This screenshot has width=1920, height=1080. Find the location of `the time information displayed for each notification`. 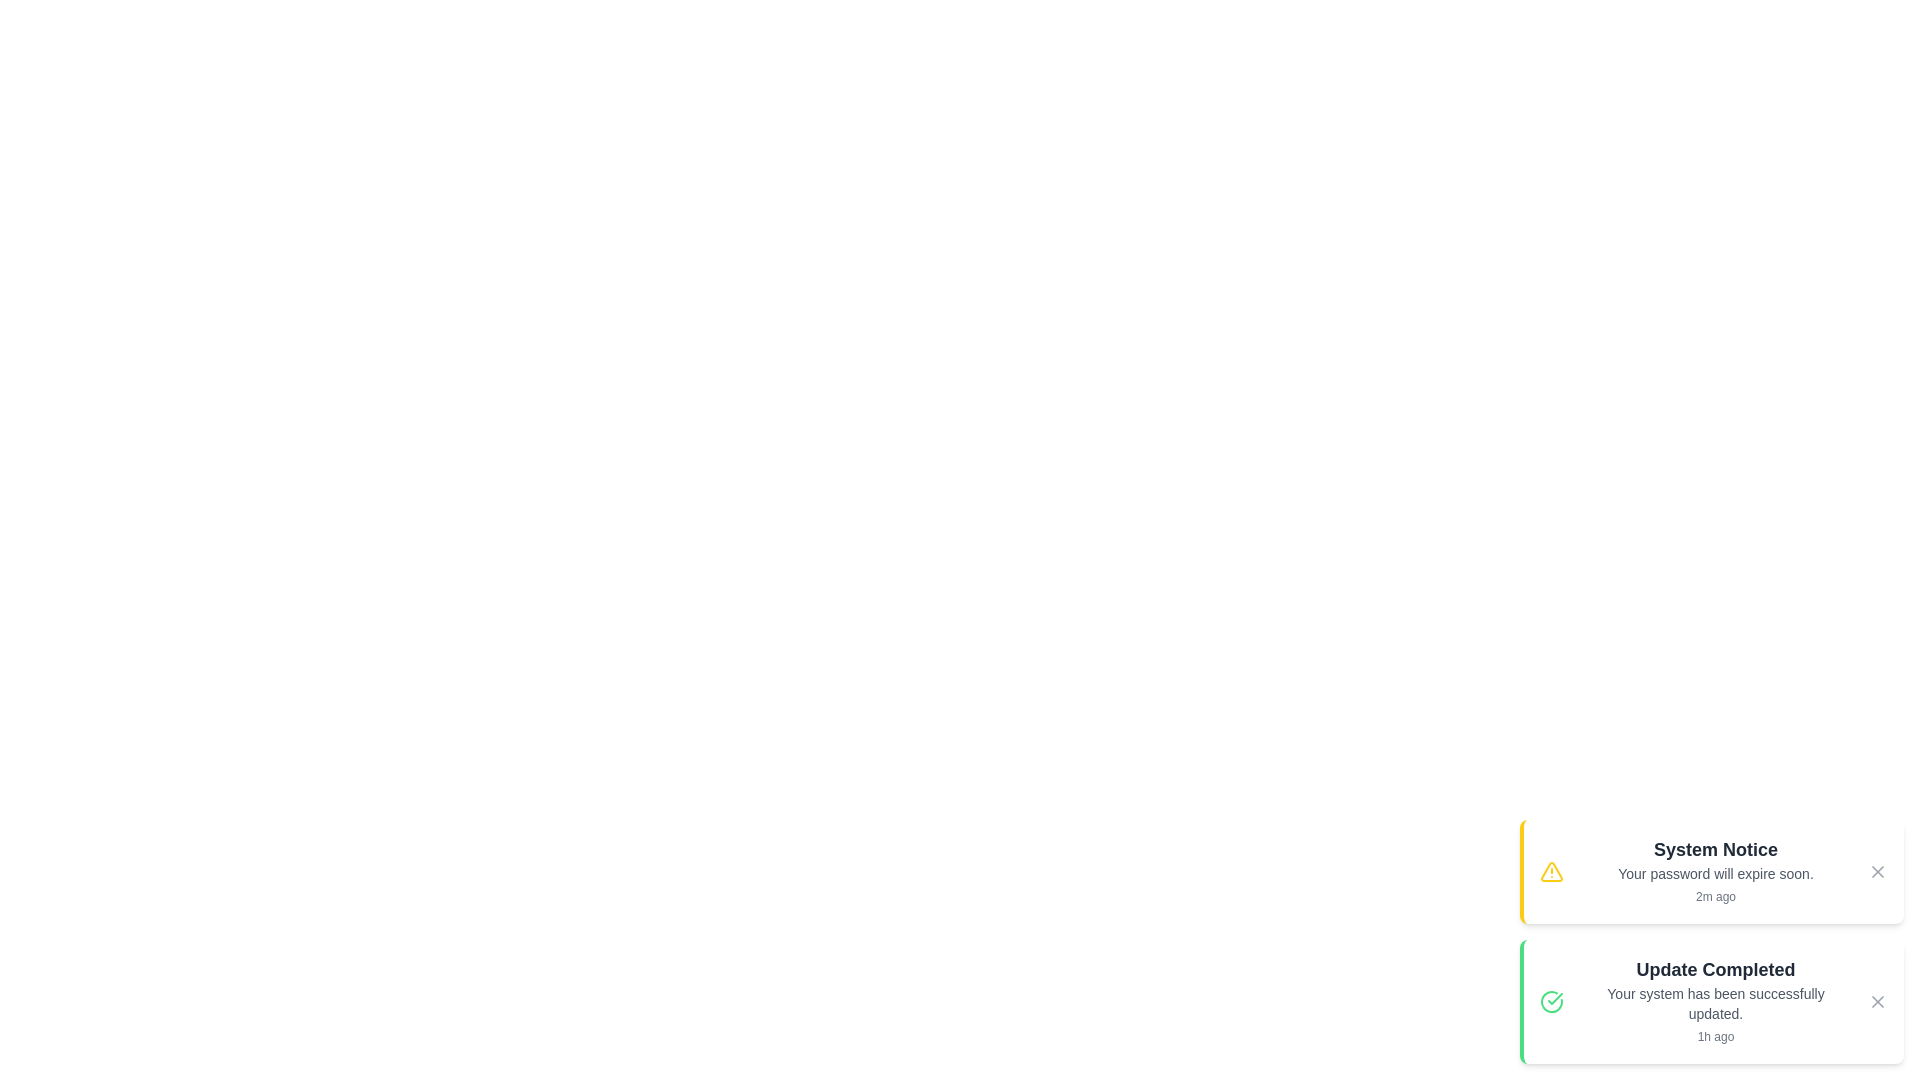

the time information displayed for each notification is located at coordinates (1715, 896).